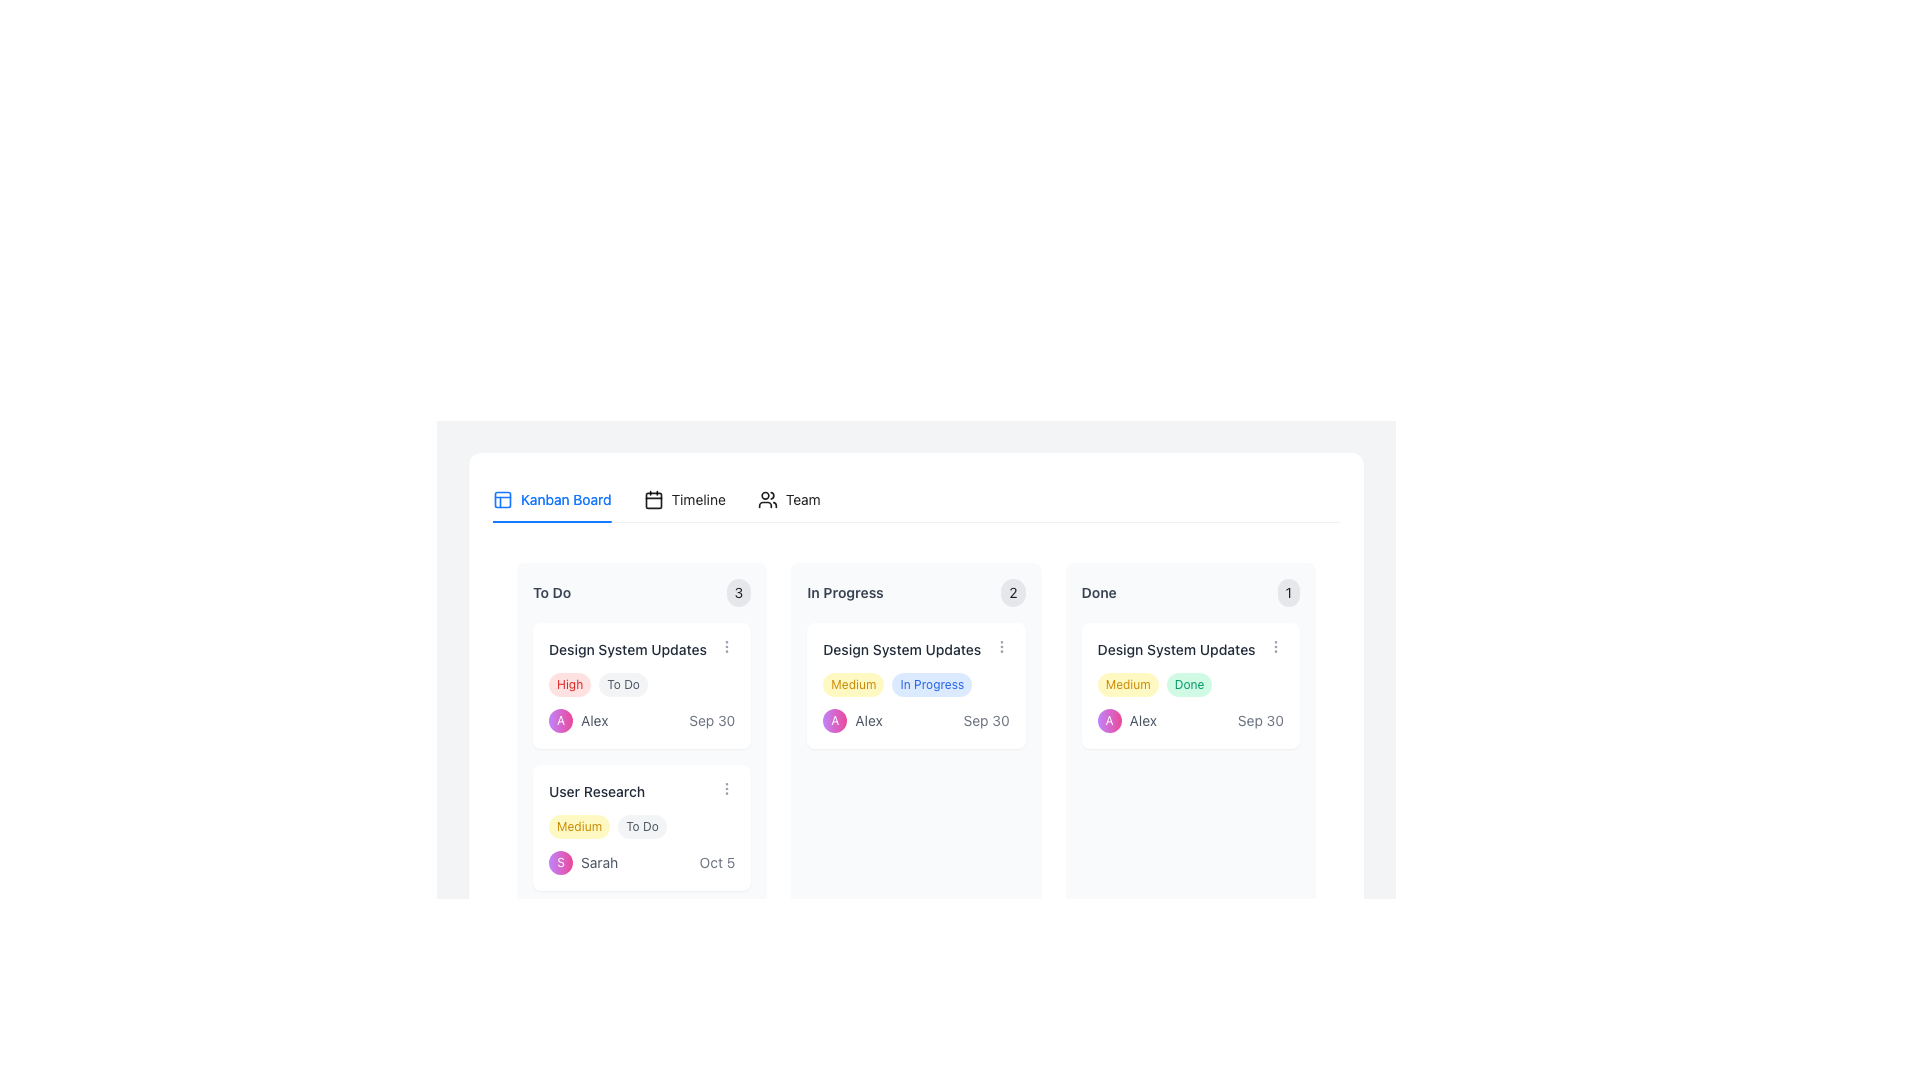 This screenshot has width=1920, height=1080. I want to click on the 'more options' icon represented by three horizontally aligned dots, located within the button with class 'ant-tabs-nav-more' in the top-left section of the interface, so click(515, 495).